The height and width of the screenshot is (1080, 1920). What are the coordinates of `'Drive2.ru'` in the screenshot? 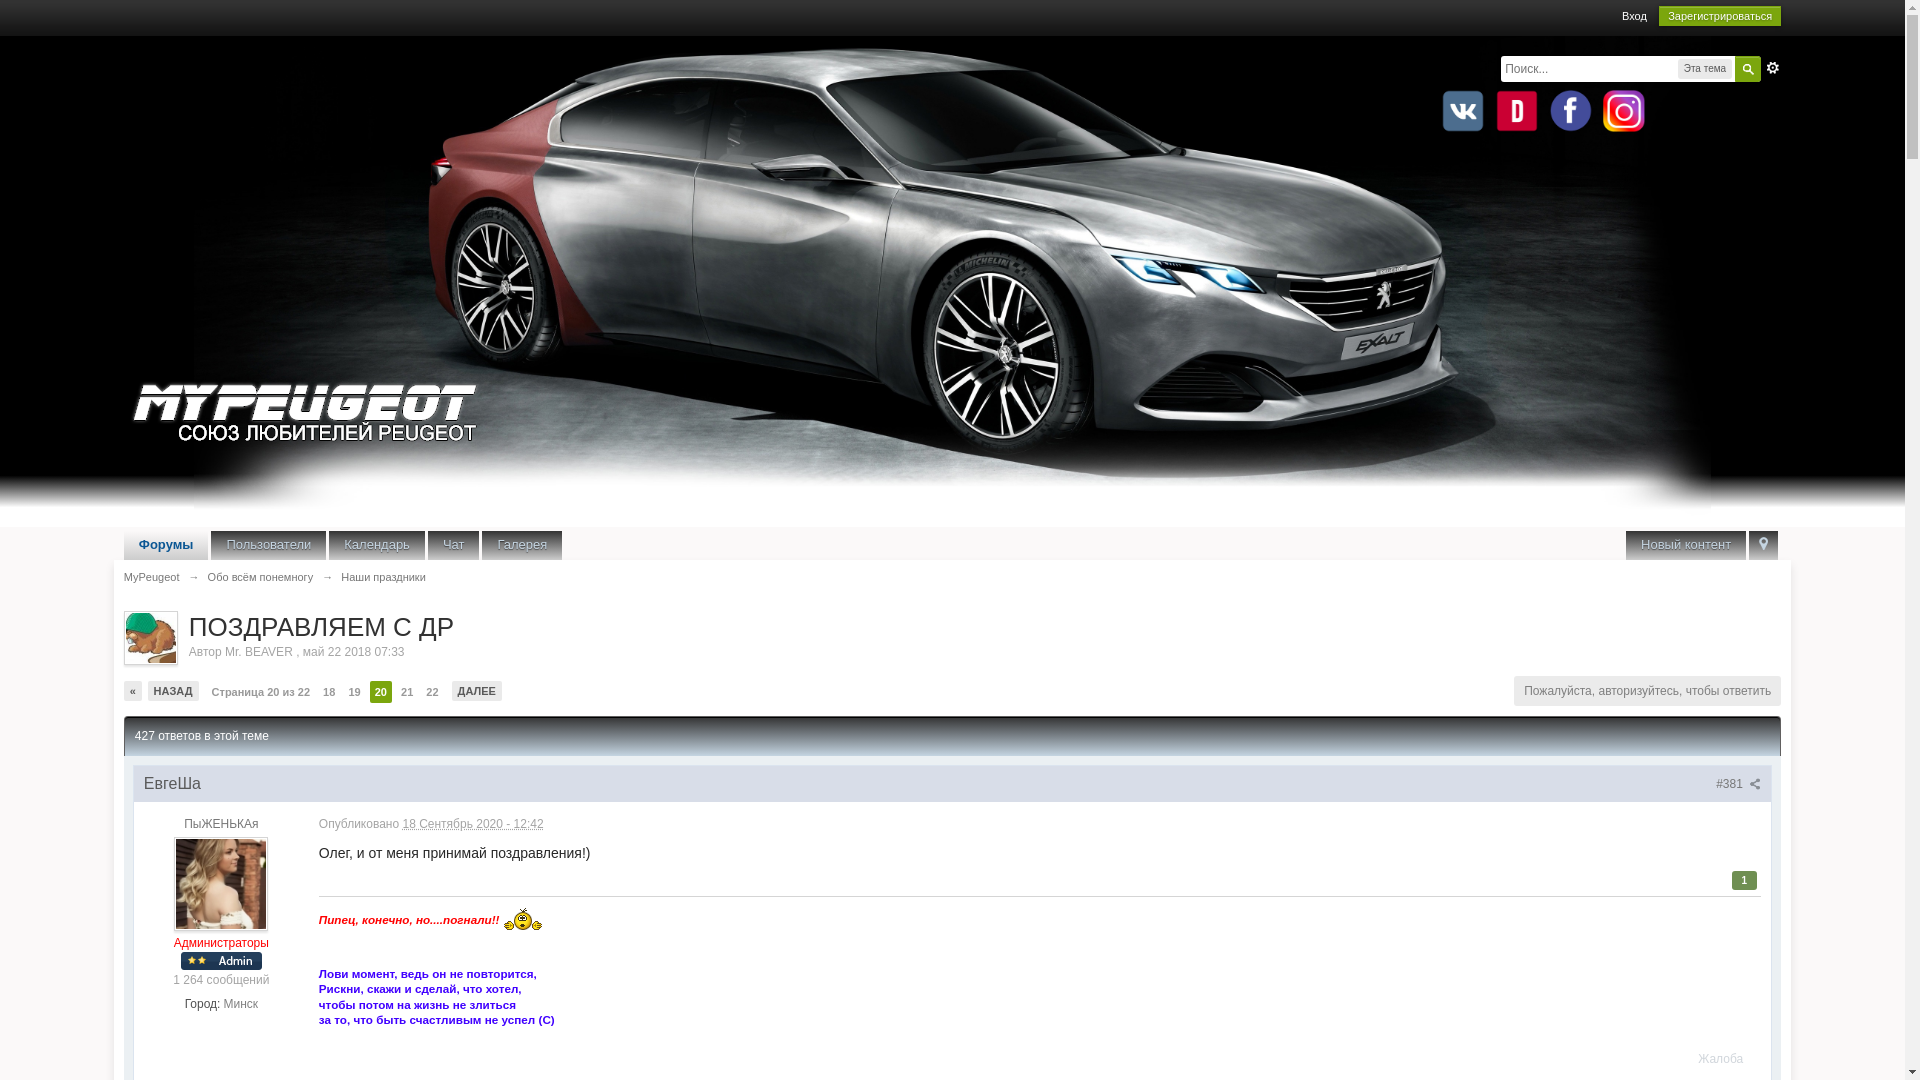 It's located at (1516, 111).